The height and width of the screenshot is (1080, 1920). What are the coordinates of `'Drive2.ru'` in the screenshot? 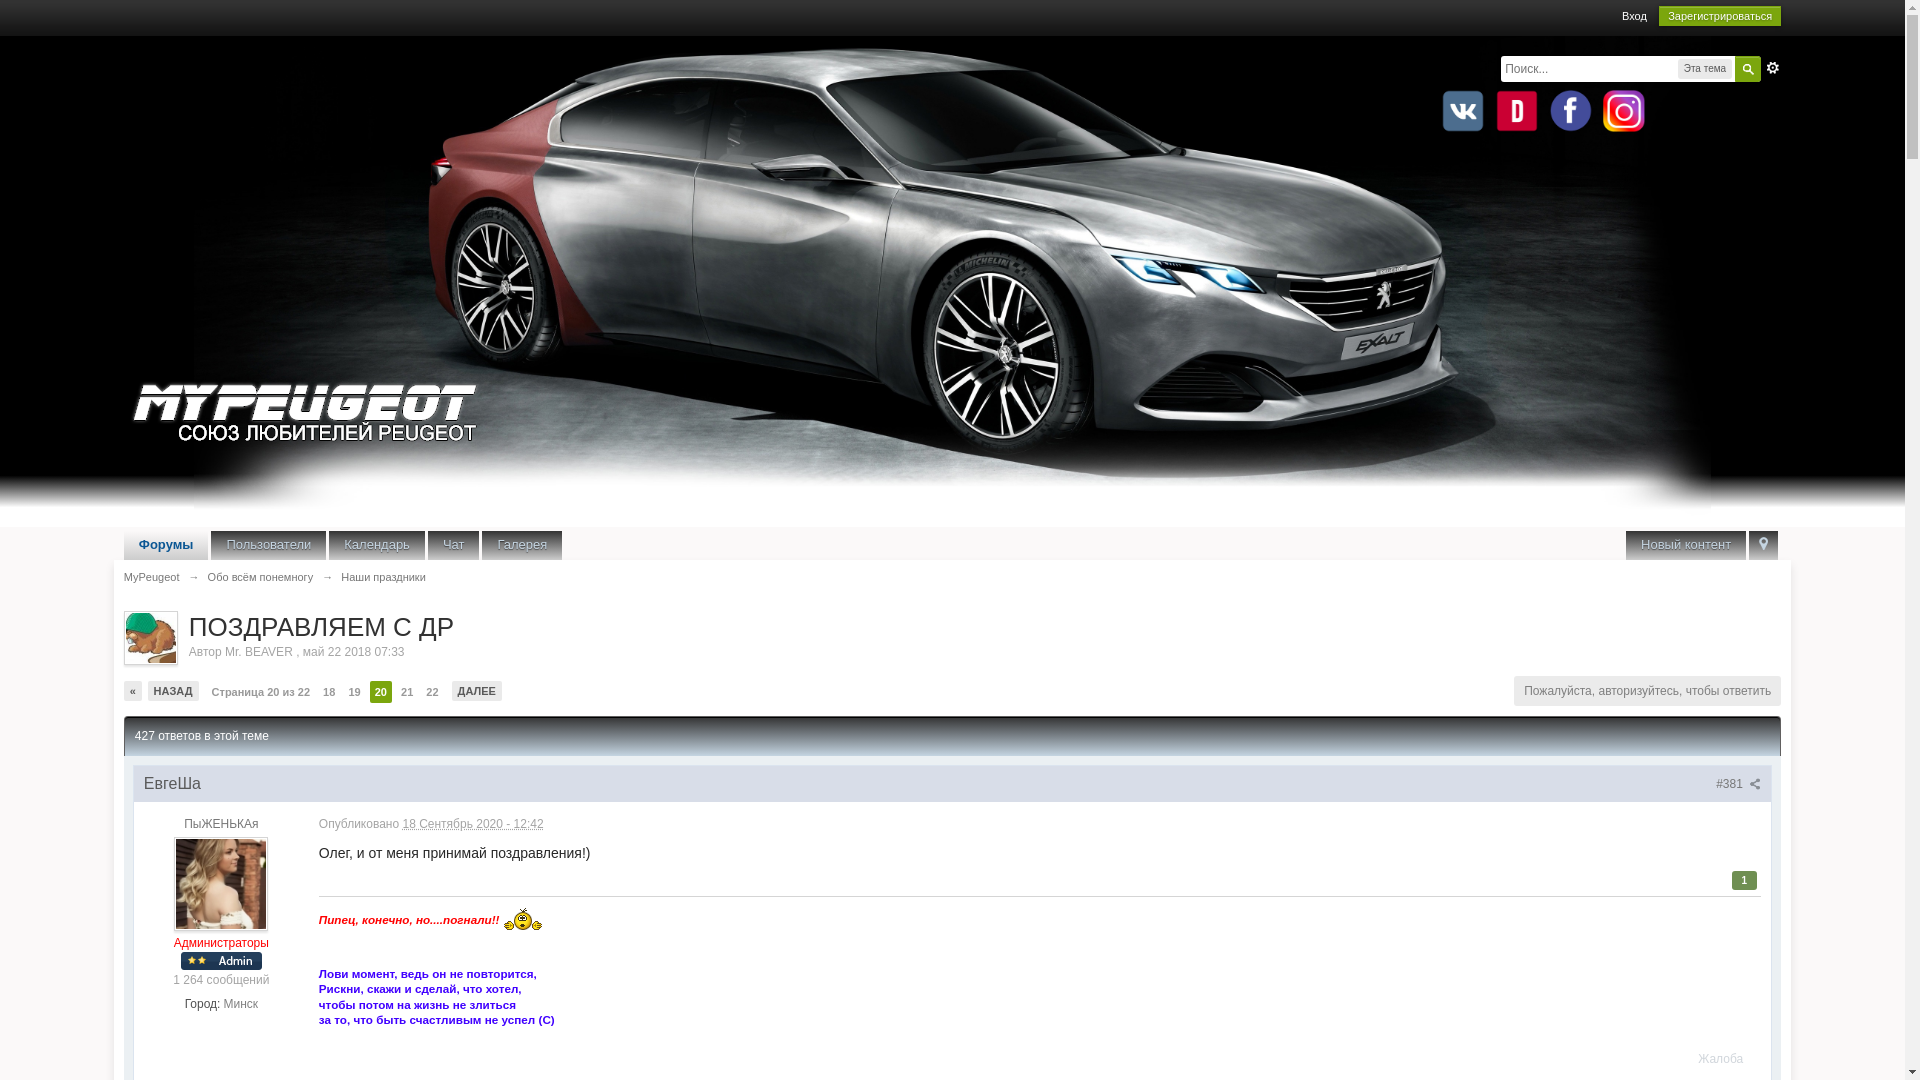 It's located at (1516, 111).